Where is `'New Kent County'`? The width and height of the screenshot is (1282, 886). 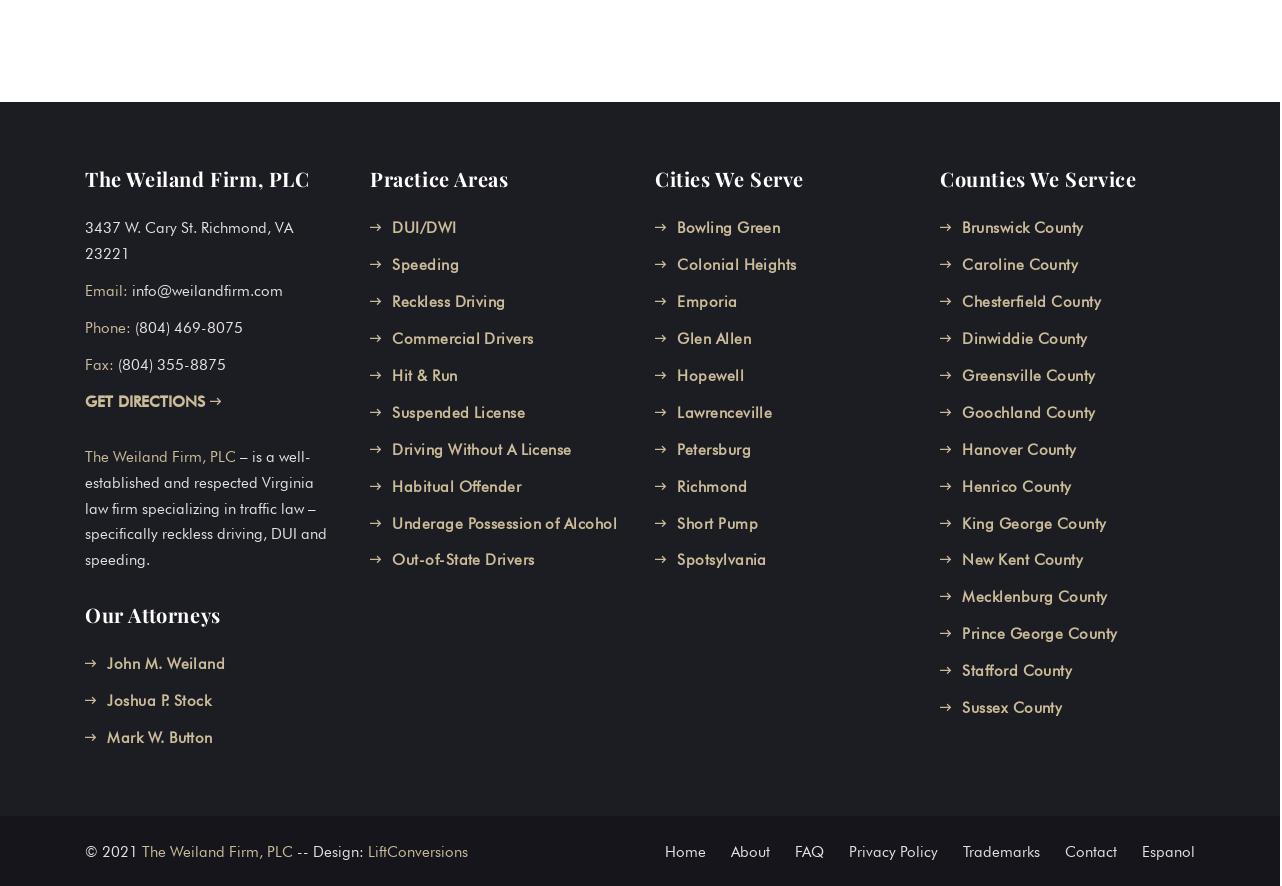 'New Kent County' is located at coordinates (1021, 560).